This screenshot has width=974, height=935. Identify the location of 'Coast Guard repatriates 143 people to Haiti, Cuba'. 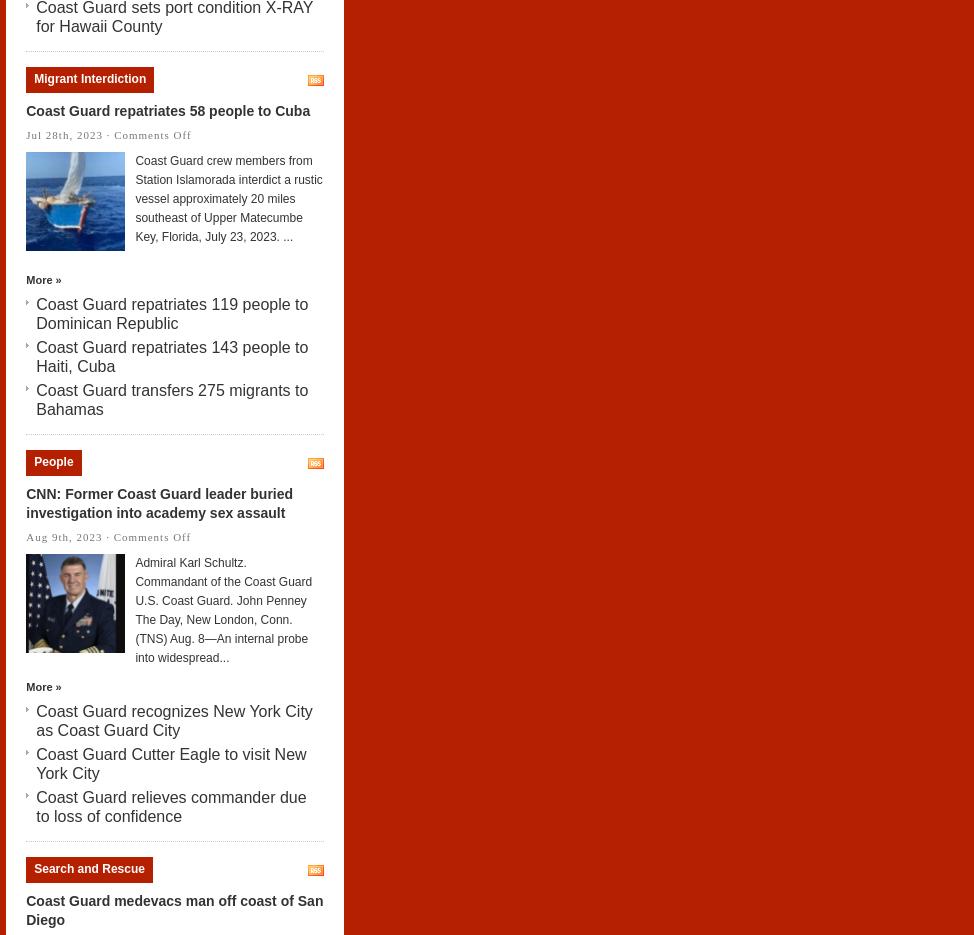
(172, 354).